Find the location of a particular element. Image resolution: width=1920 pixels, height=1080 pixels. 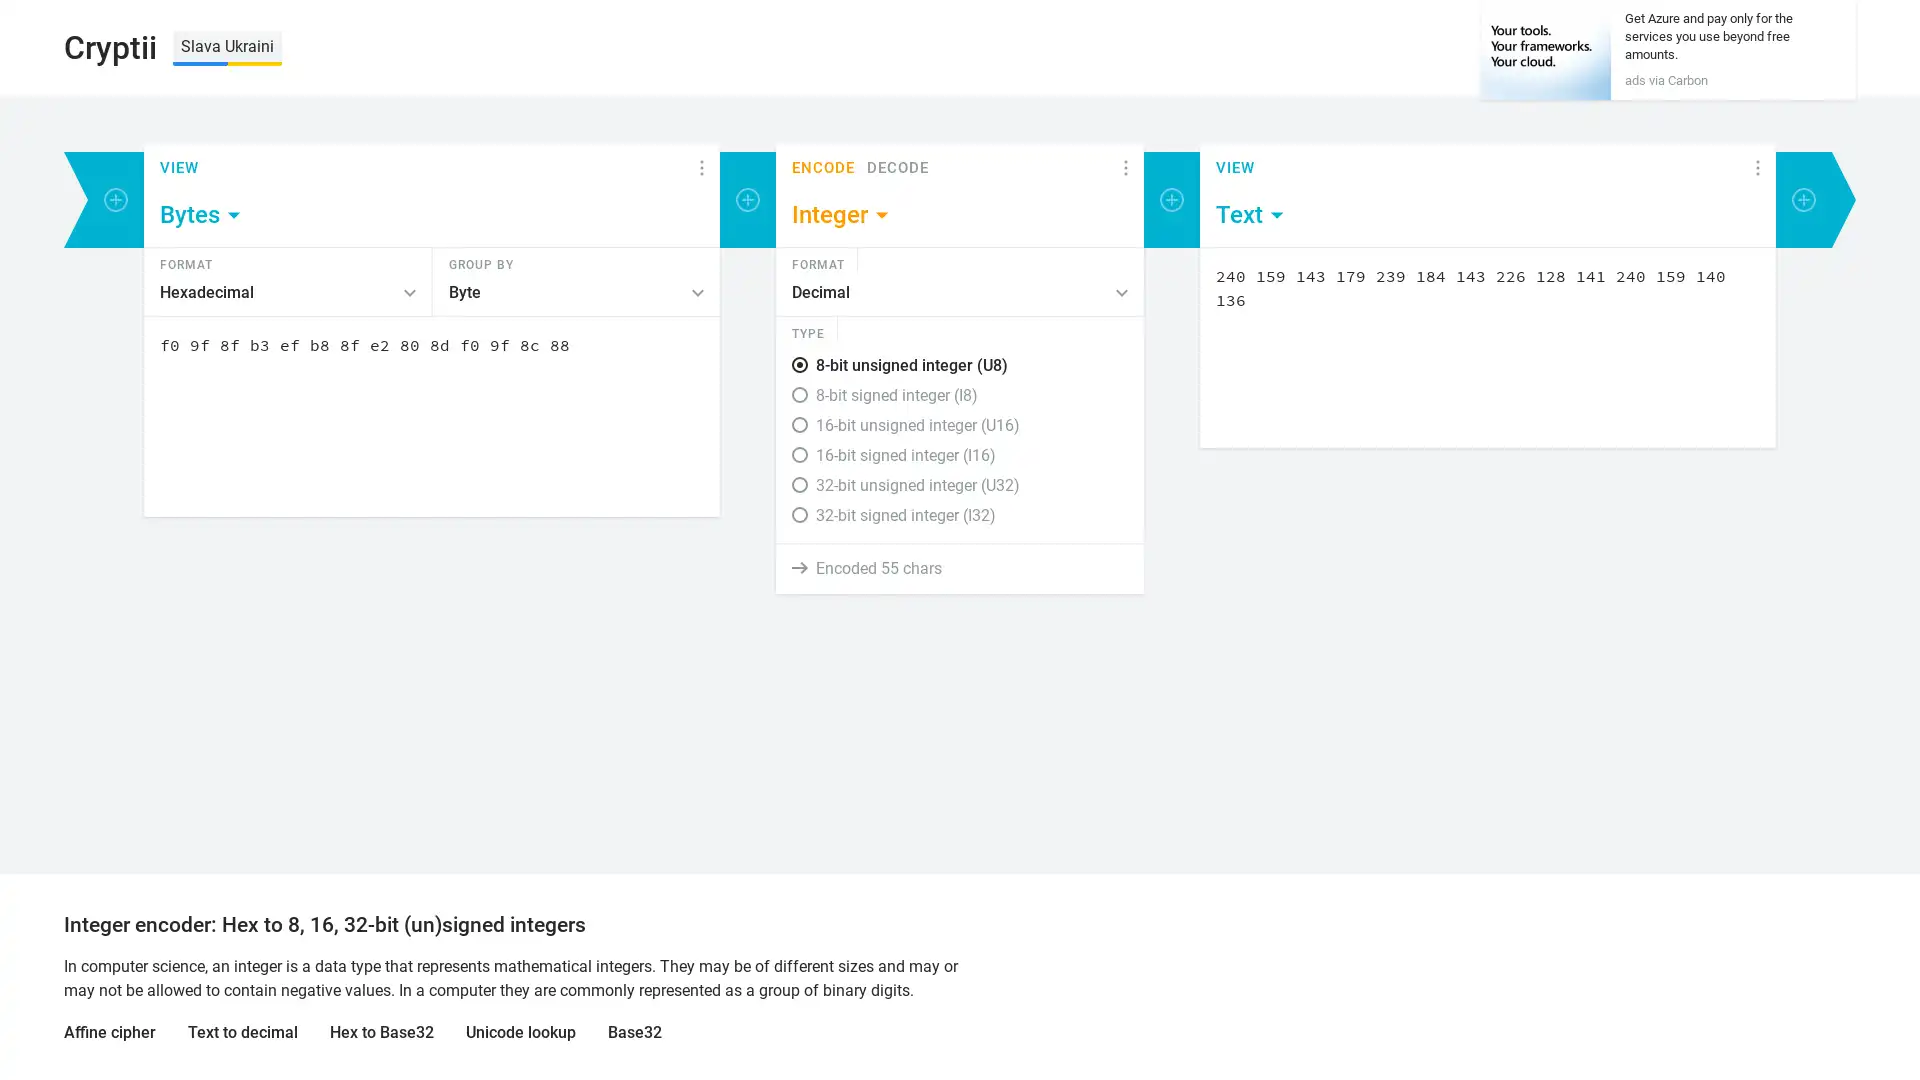

Text is located at coordinates (1250, 215).